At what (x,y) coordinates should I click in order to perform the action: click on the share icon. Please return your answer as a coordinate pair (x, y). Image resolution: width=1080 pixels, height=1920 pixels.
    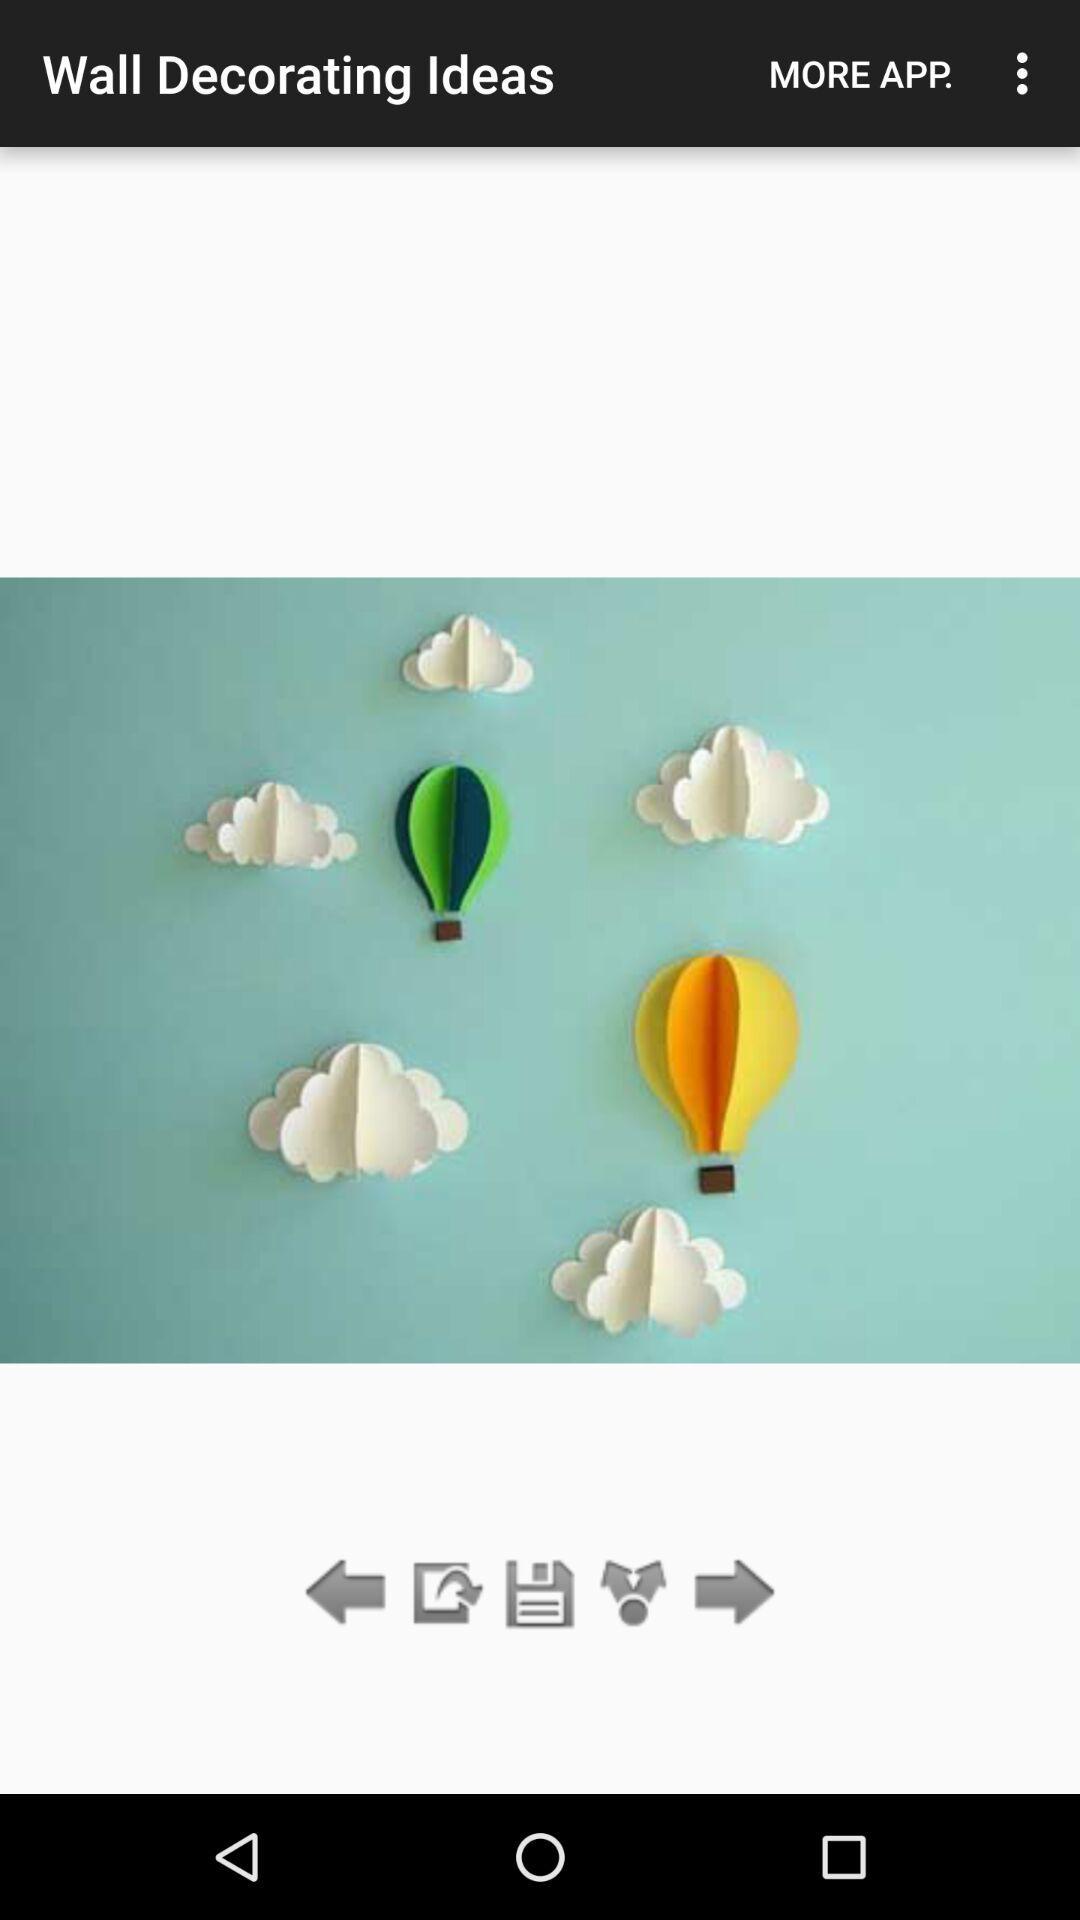
    Looking at the image, I should click on (634, 1593).